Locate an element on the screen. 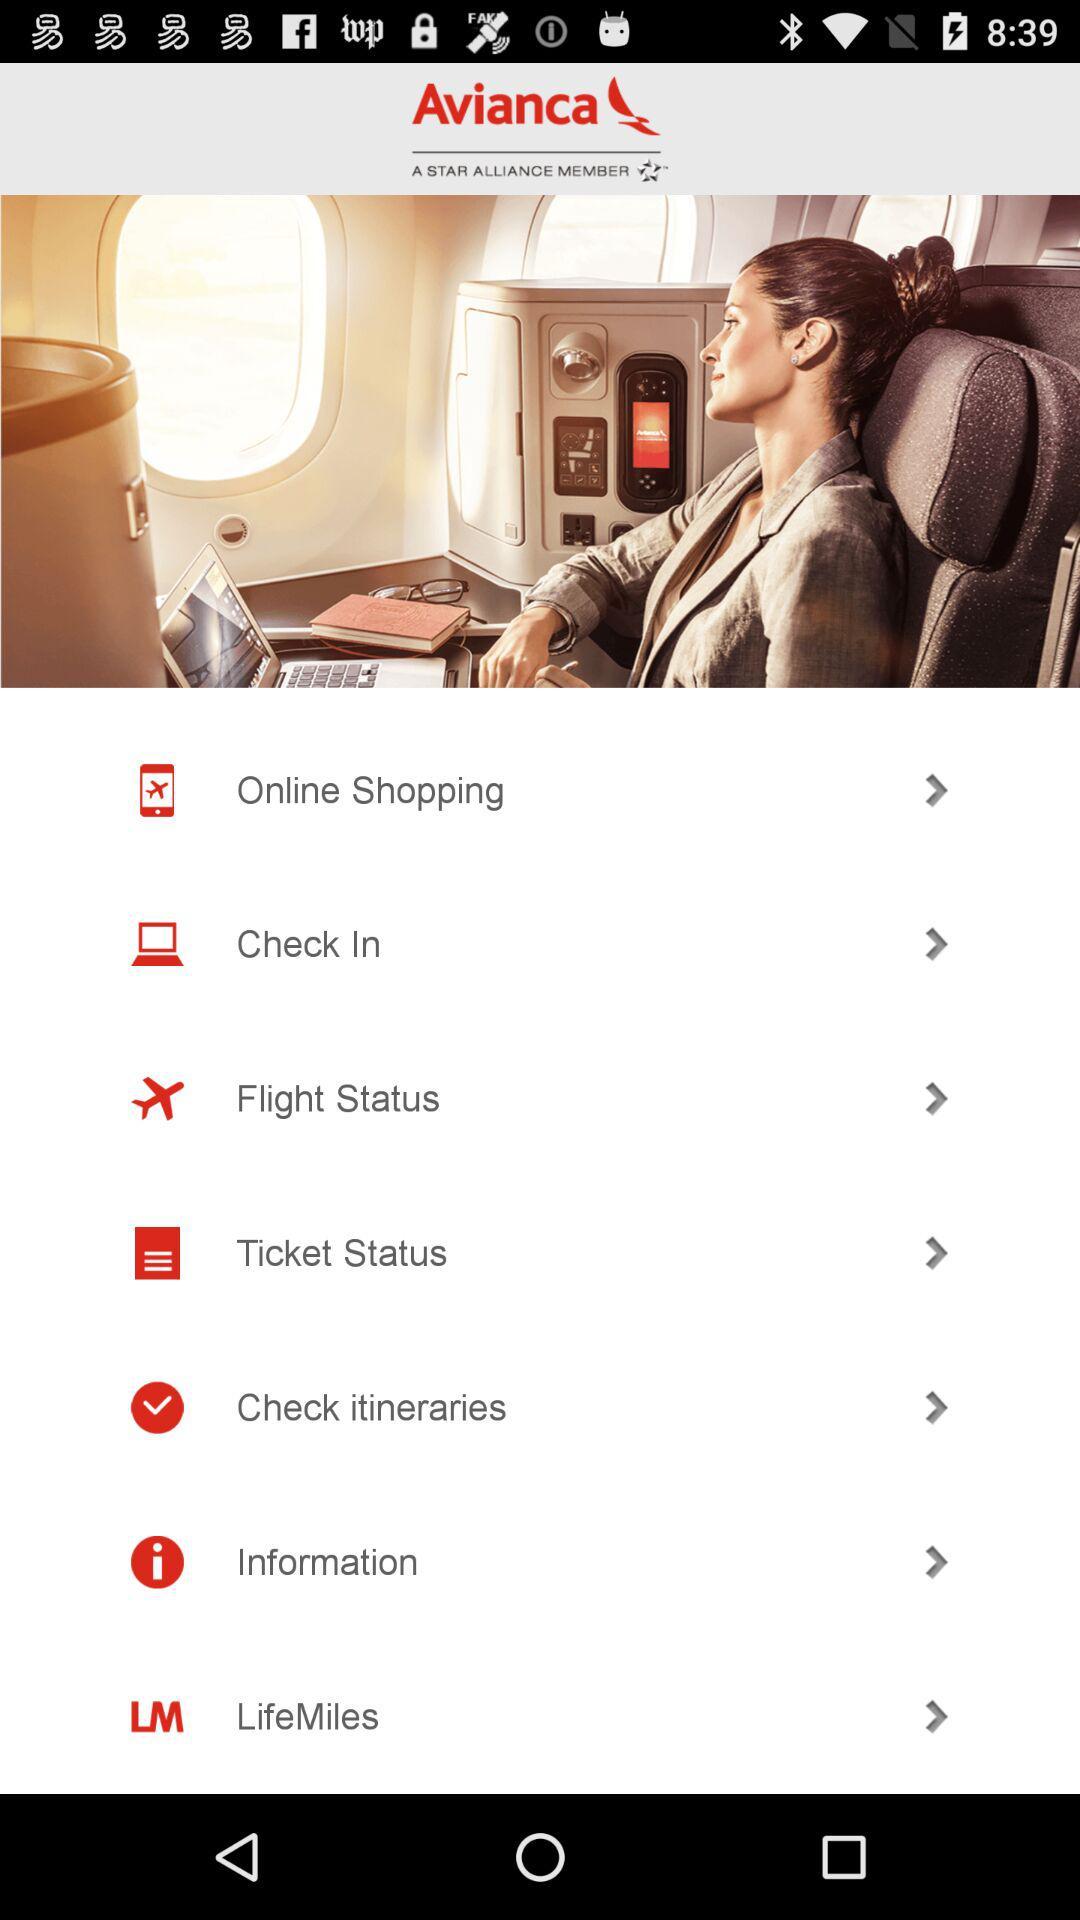 This screenshot has width=1080, height=1920. the right arrow icon right to information is located at coordinates (937, 1561).